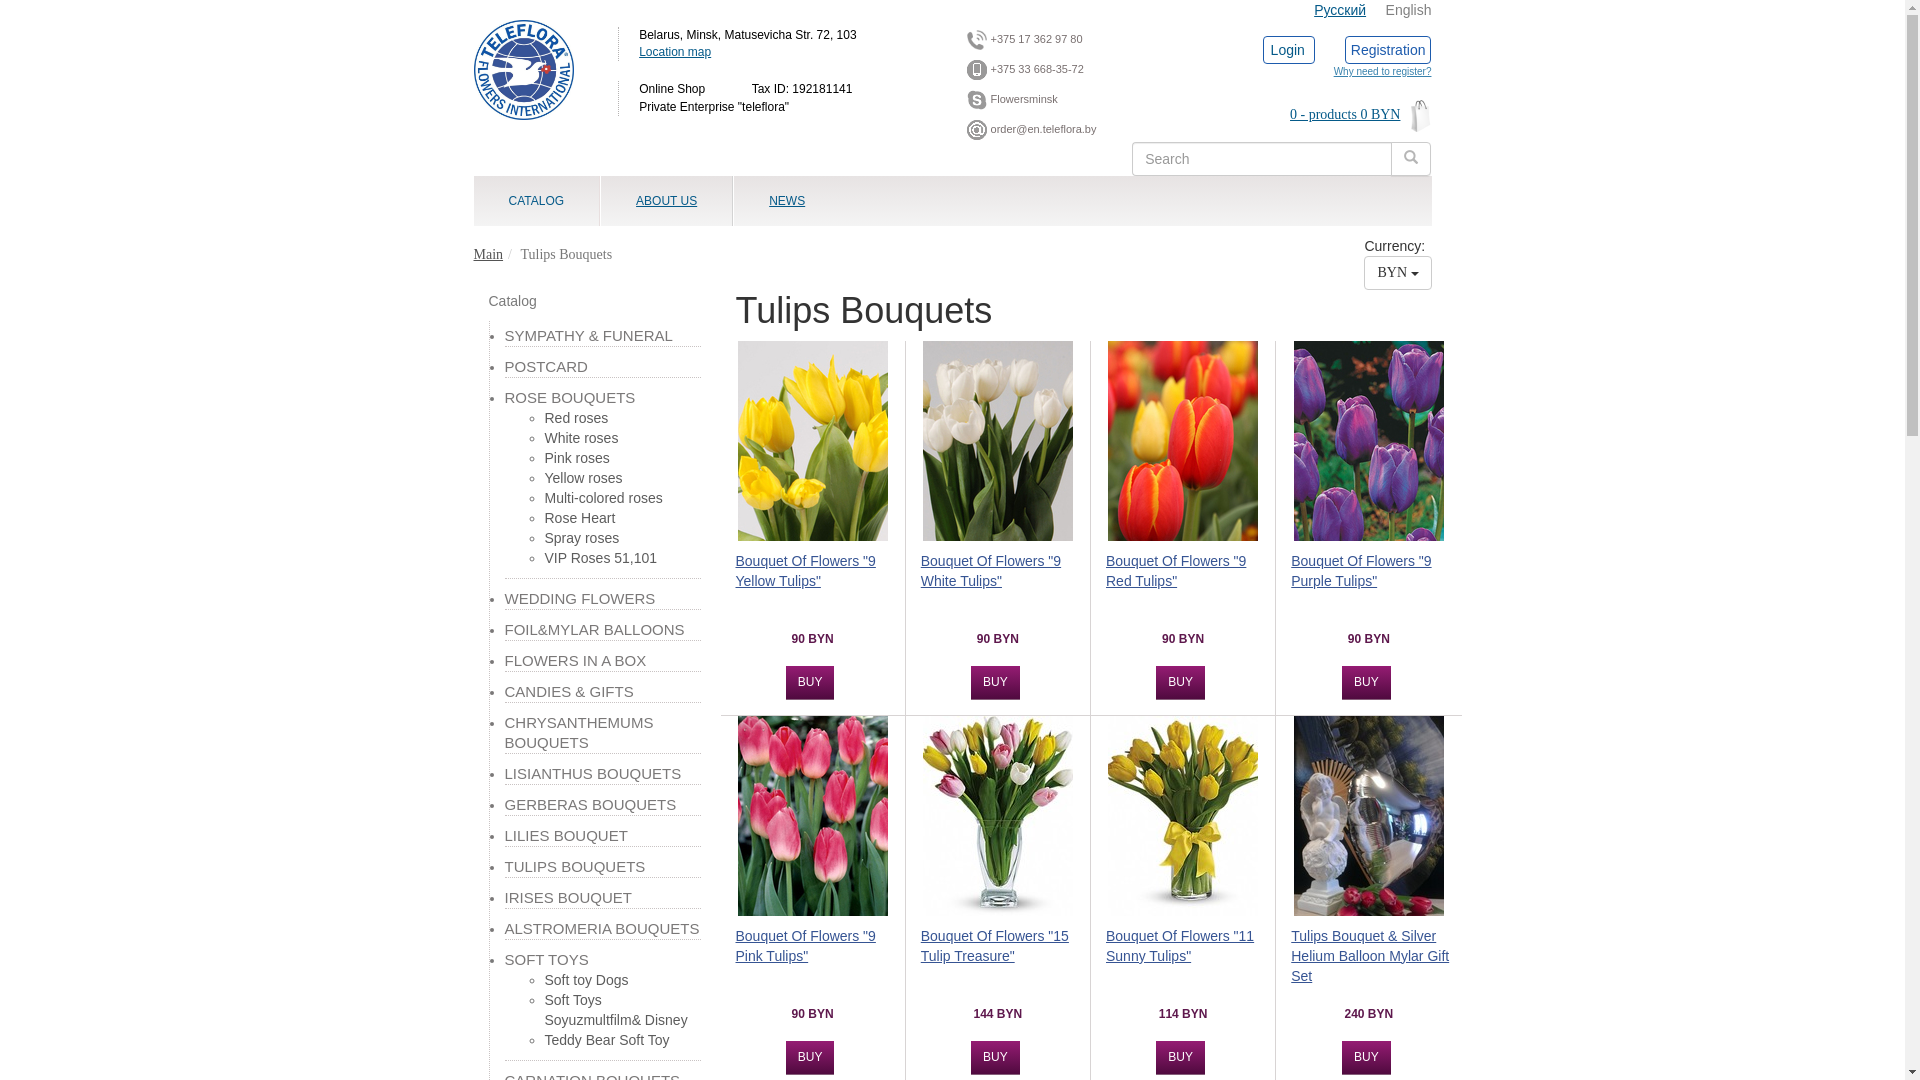 The height and width of the screenshot is (1080, 1920). Describe the element at coordinates (577, 732) in the screenshot. I see `'CHRYSANTHEMUMS BOUQUETS'` at that location.